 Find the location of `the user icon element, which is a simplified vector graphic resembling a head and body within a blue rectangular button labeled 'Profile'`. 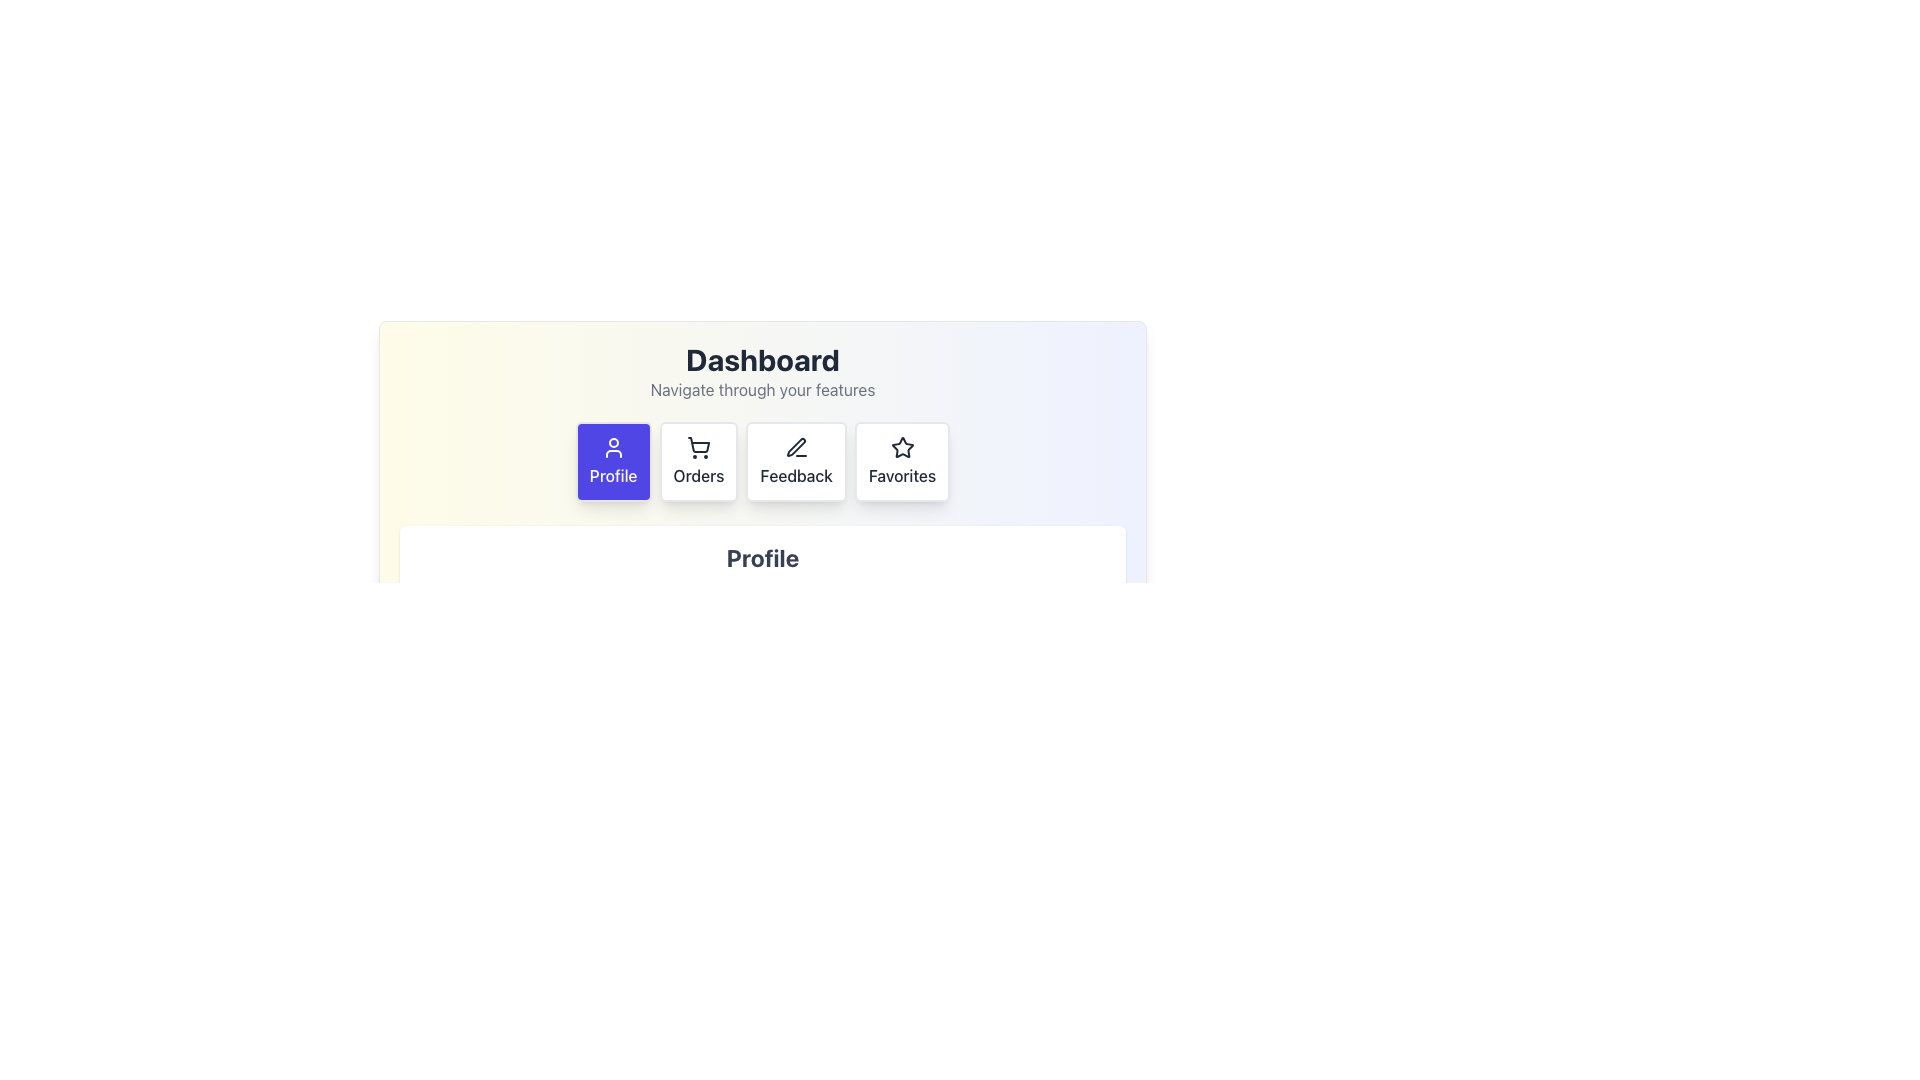

the user icon element, which is a simplified vector graphic resembling a head and body within a blue rectangular button labeled 'Profile' is located at coordinates (612, 446).